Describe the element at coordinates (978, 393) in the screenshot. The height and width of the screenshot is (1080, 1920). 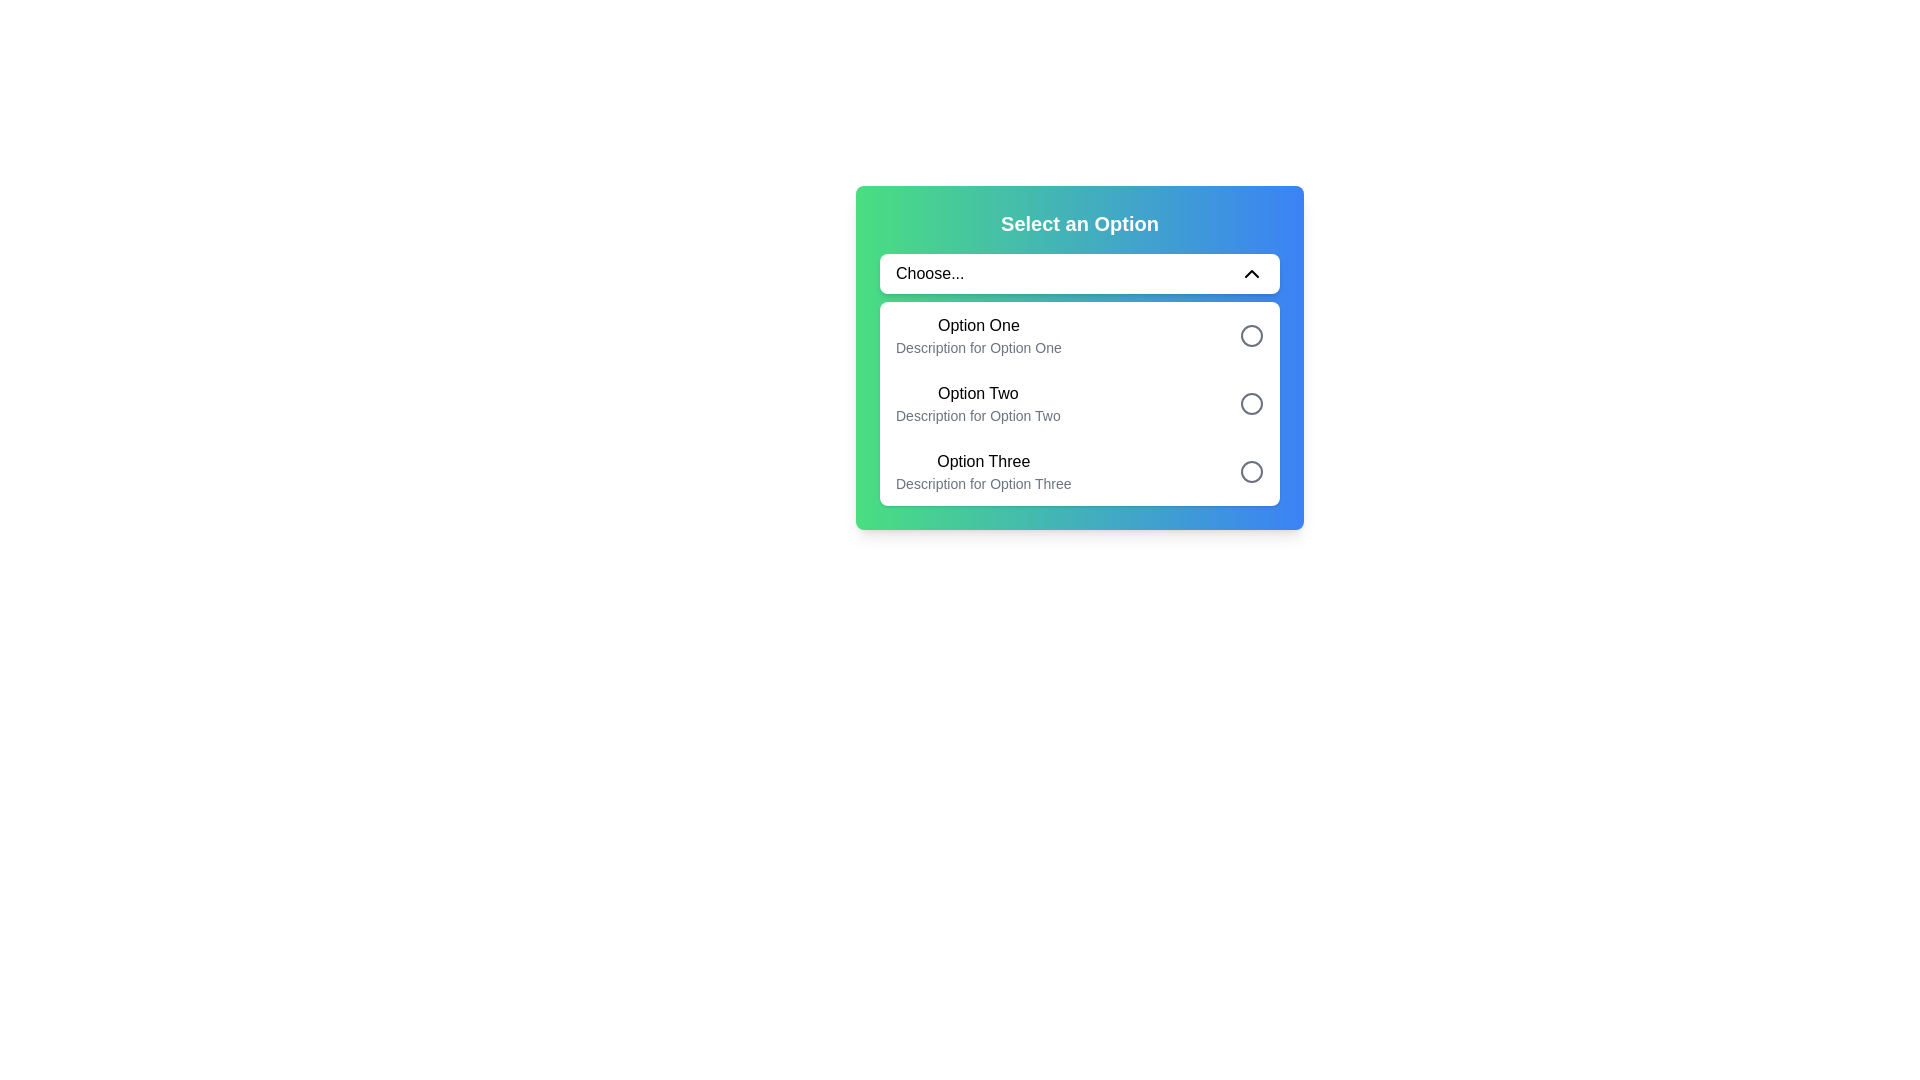
I see `the text label representing 'Option Two' in the dropdown menu` at that location.